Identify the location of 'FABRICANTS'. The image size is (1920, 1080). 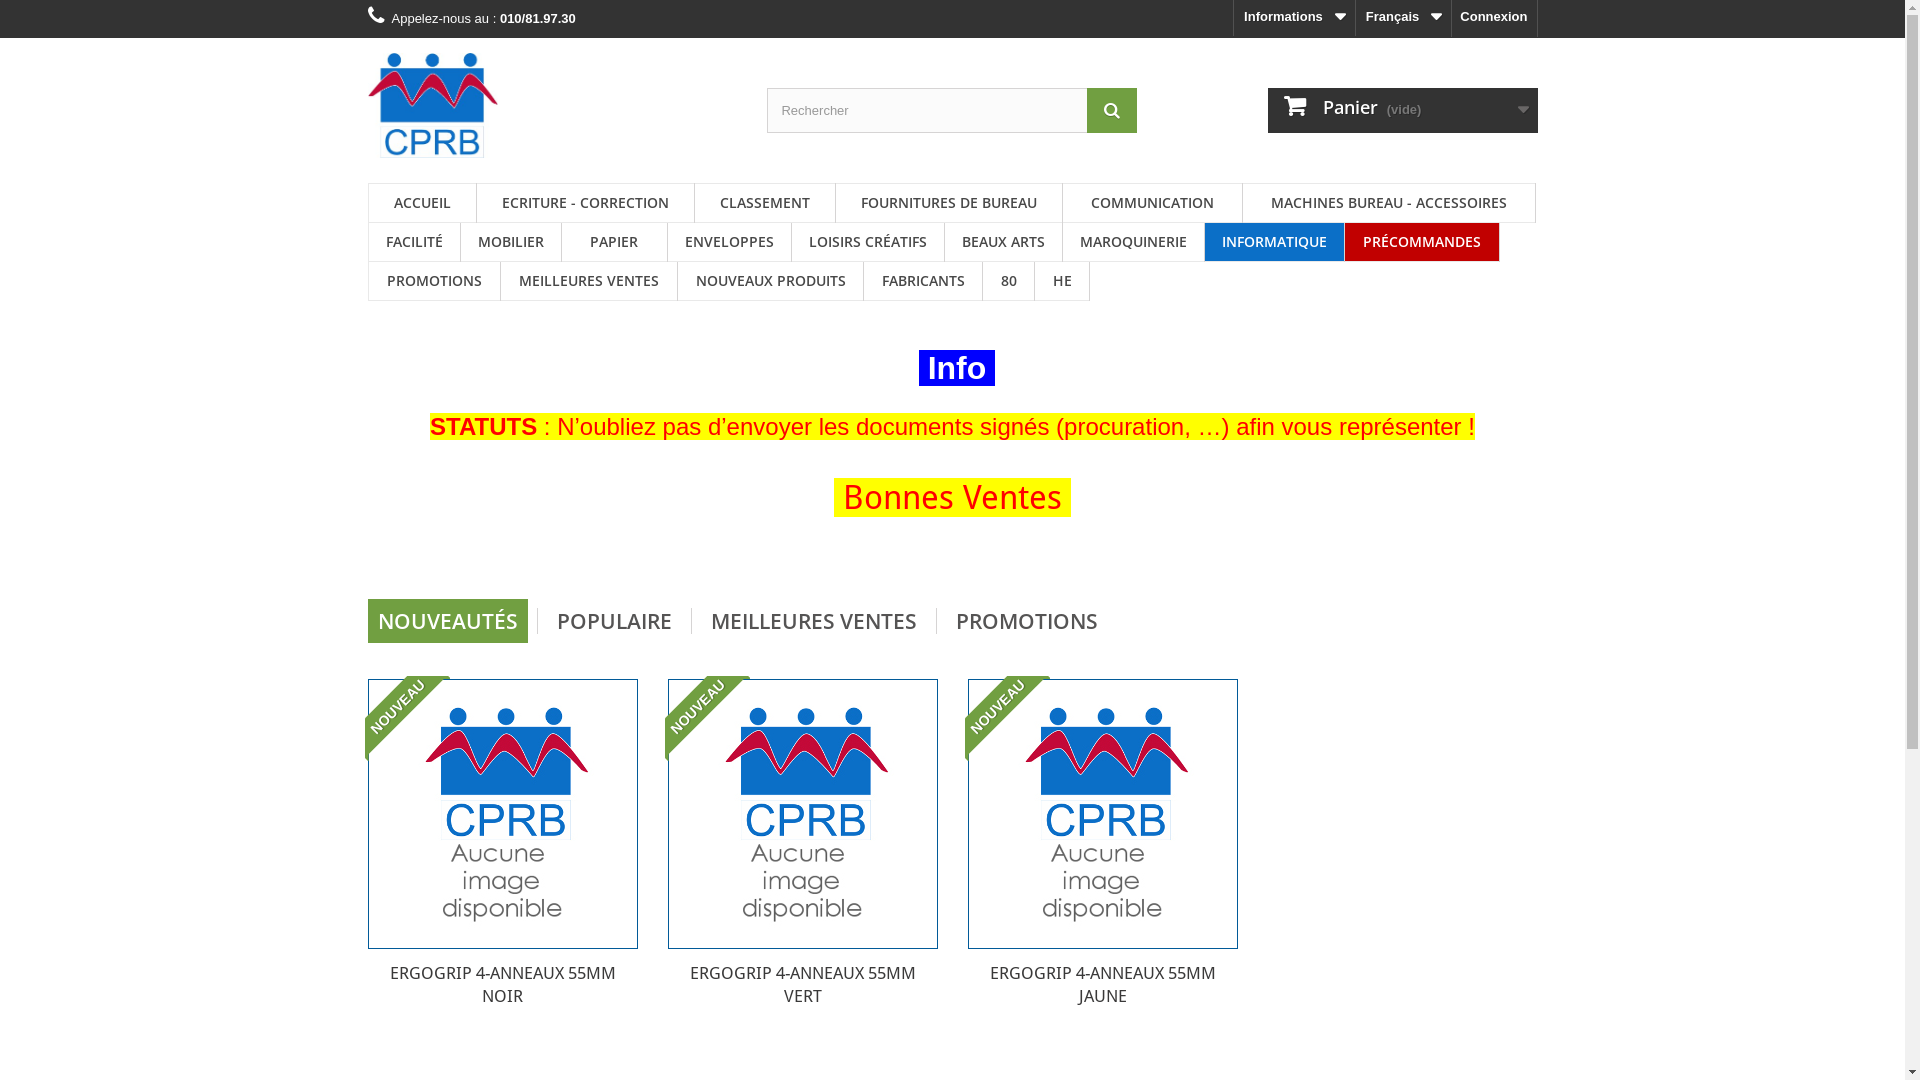
(921, 281).